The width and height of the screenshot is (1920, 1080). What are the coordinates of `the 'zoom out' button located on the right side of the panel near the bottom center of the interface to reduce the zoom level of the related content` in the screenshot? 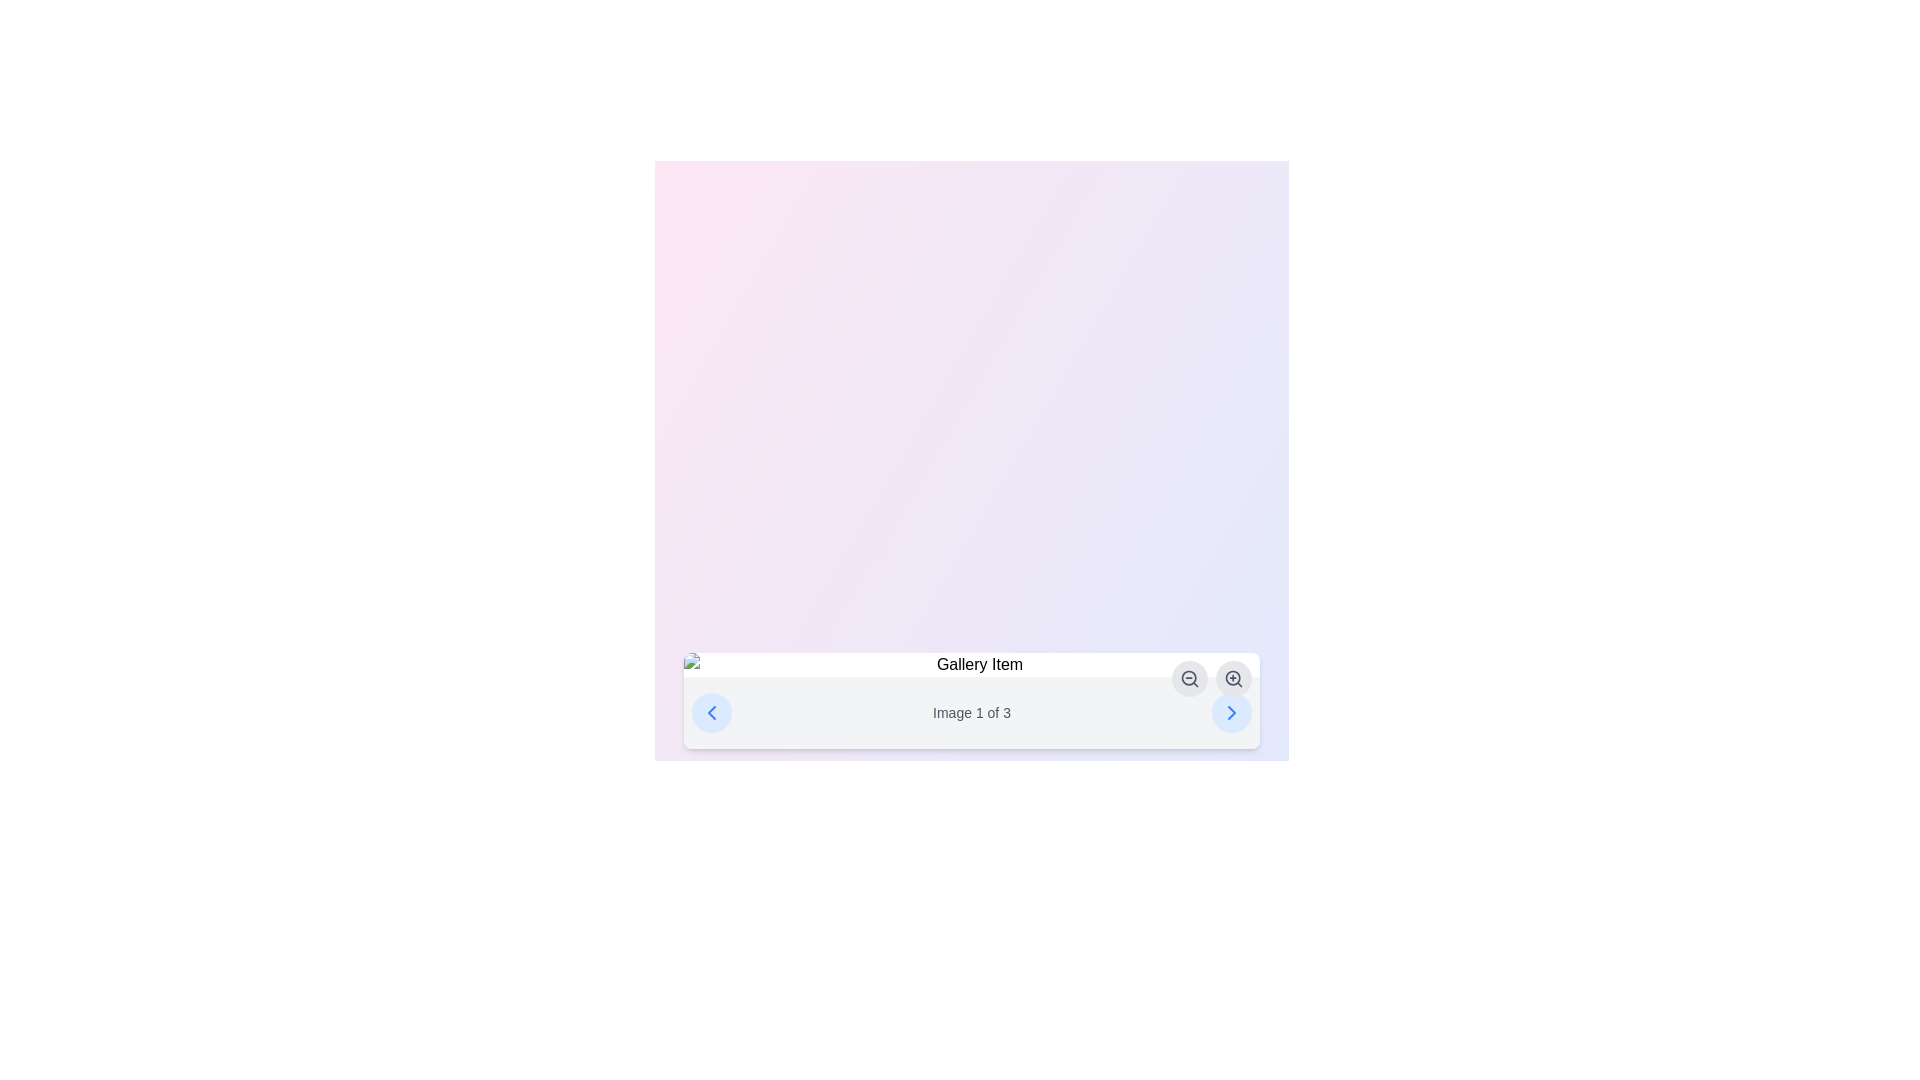 It's located at (1190, 677).